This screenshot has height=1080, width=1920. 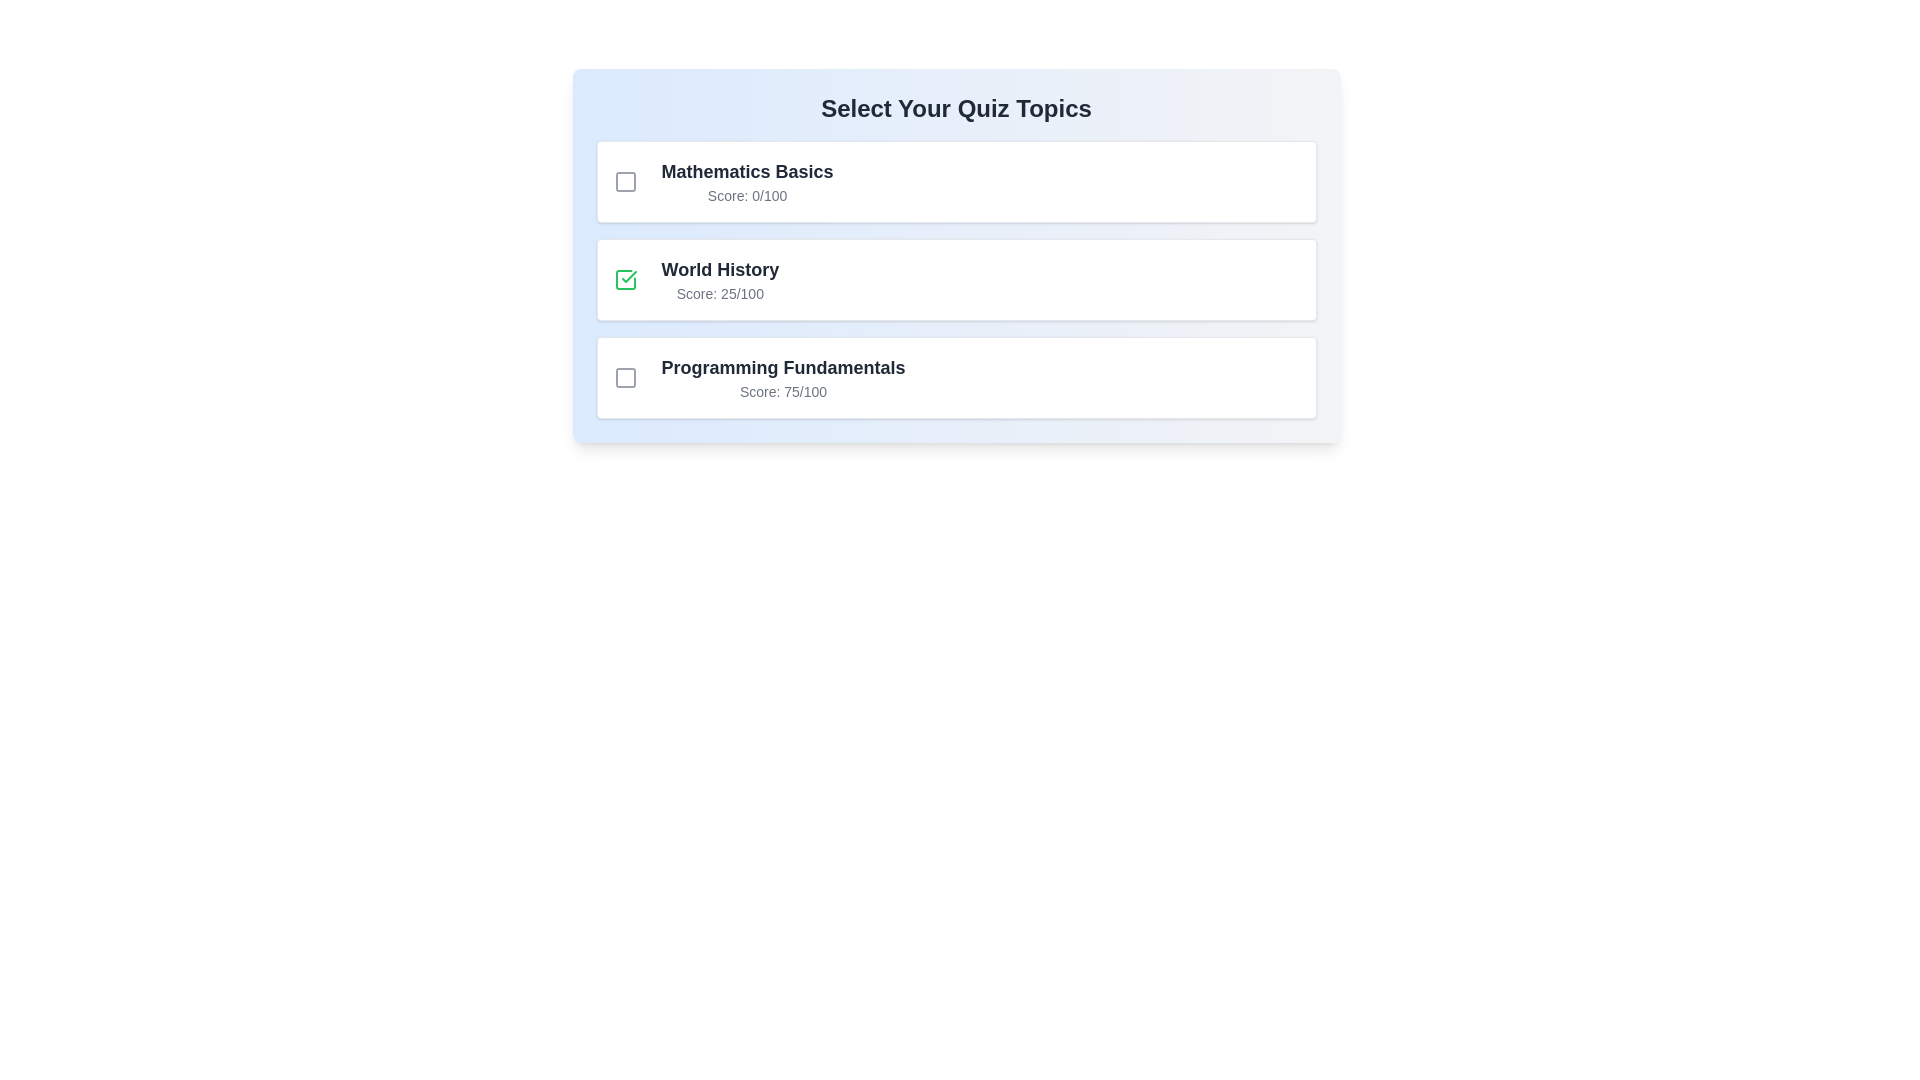 What do you see at coordinates (624, 280) in the screenshot?
I see `the quiz topic World History` at bounding box center [624, 280].